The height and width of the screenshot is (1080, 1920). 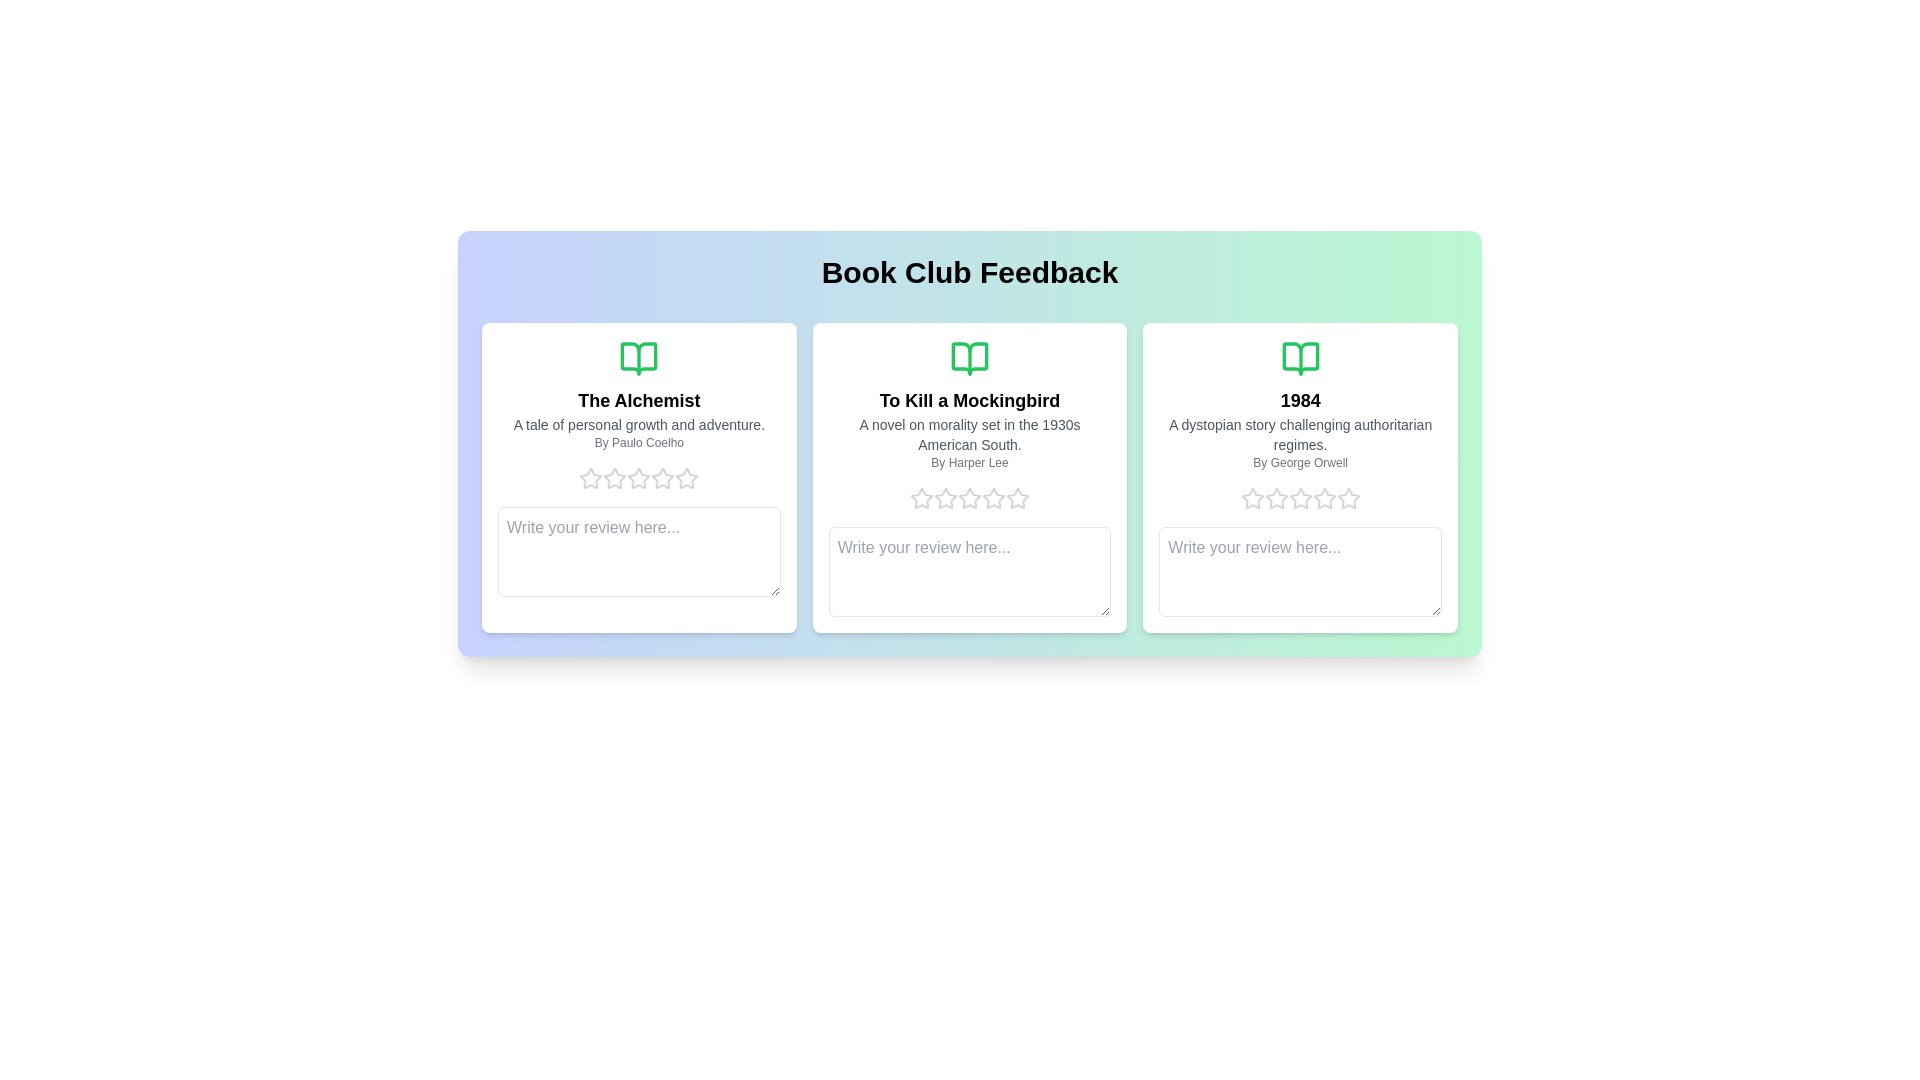 I want to click on the third star in the rating system under the book title 'To Kill a Mockingbird' to assign a rating, so click(x=944, y=497).